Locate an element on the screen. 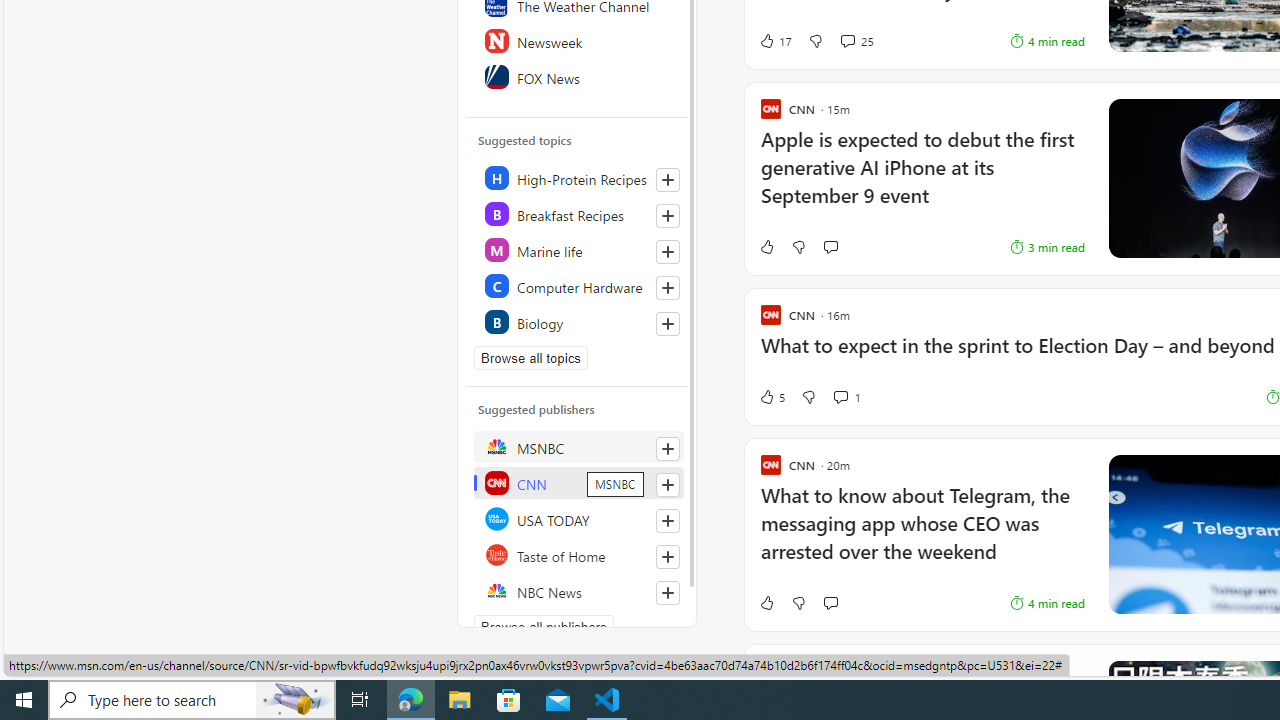 This screenshot has height=720, width=1280. 'Class: highlight' is located at coordinates (577, 320).